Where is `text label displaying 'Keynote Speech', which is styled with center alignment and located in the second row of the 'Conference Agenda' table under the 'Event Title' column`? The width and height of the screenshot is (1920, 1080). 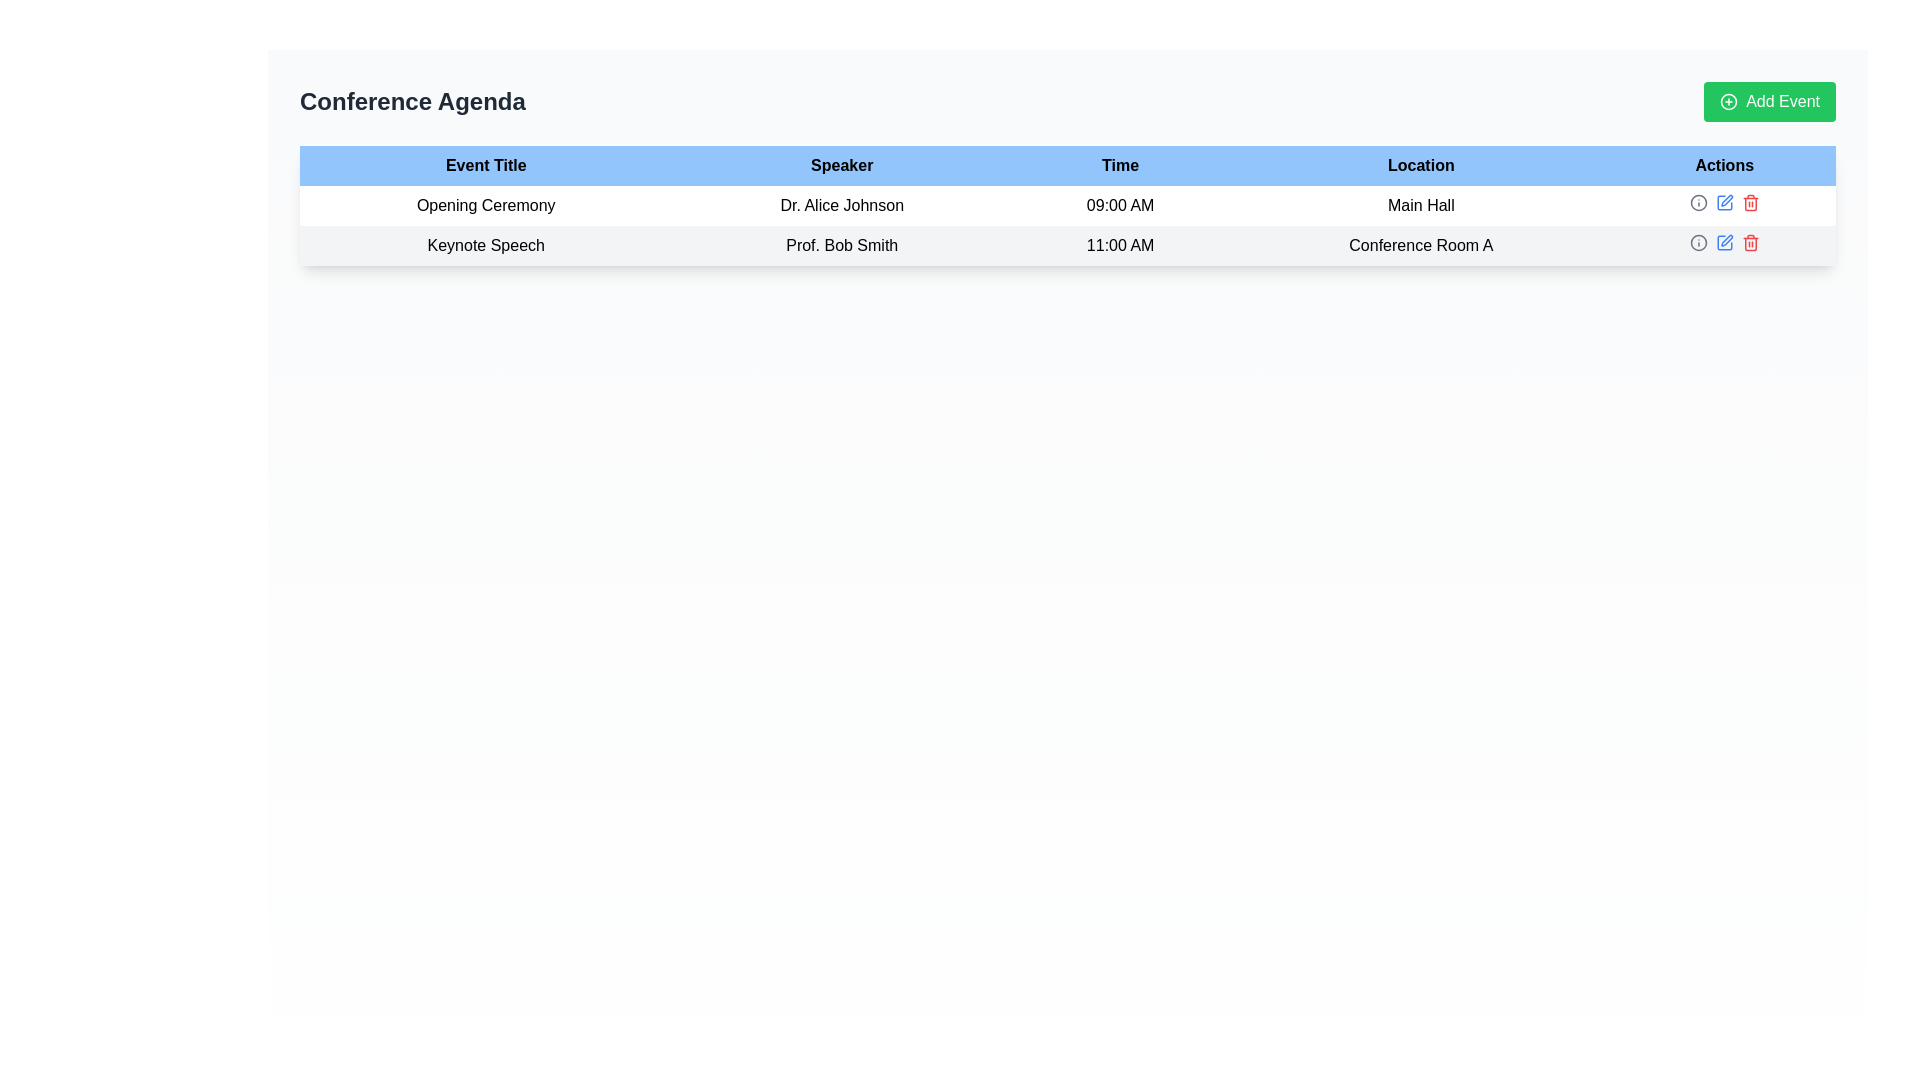
text label displaying 'Keynote Speech', which is styled with center alignment and located in the second row of the 'Conference Agenda' table under the 'Event Title' column is located at coordinates (486, 245).